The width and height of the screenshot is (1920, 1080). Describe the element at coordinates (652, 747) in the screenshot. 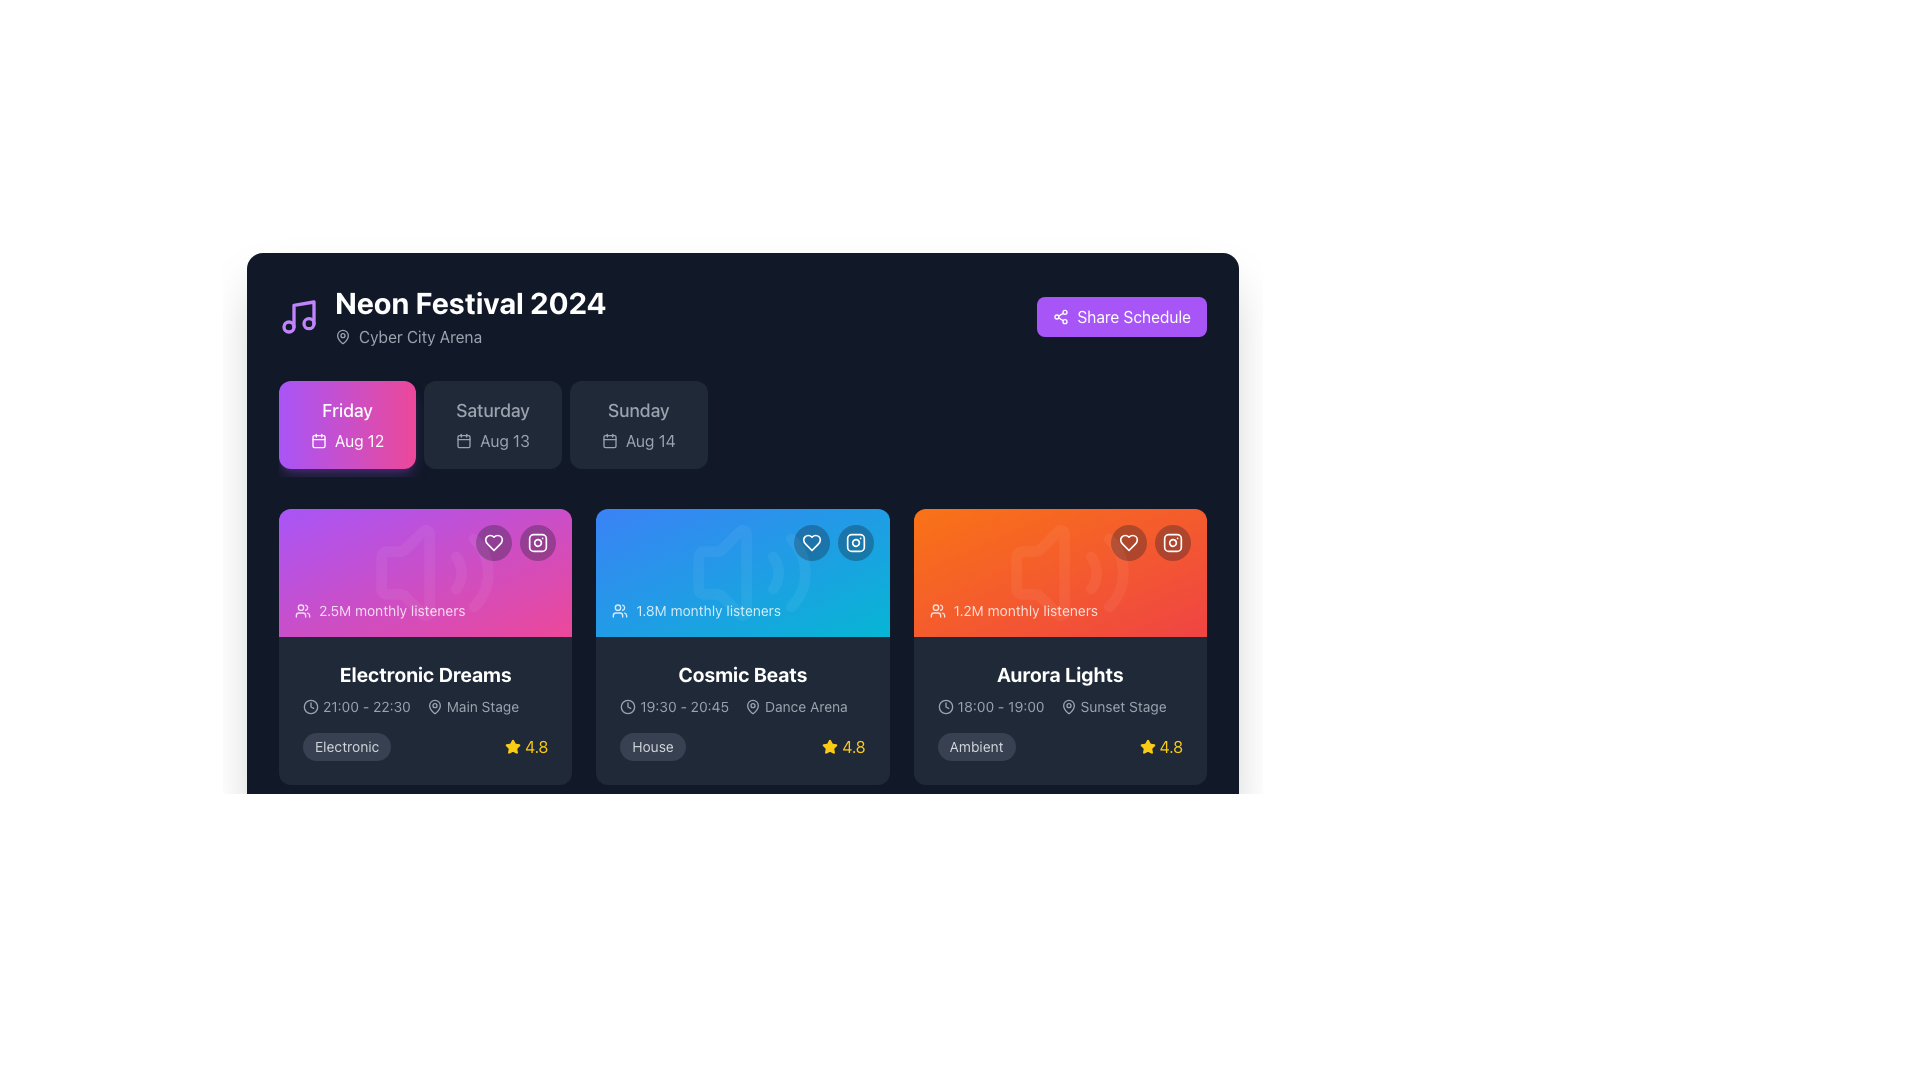

I see `the label describing the music genre or tag in the 'Cosmic Beats' section of the card, located next to the rating value '4.8' and a star icon` at that location.